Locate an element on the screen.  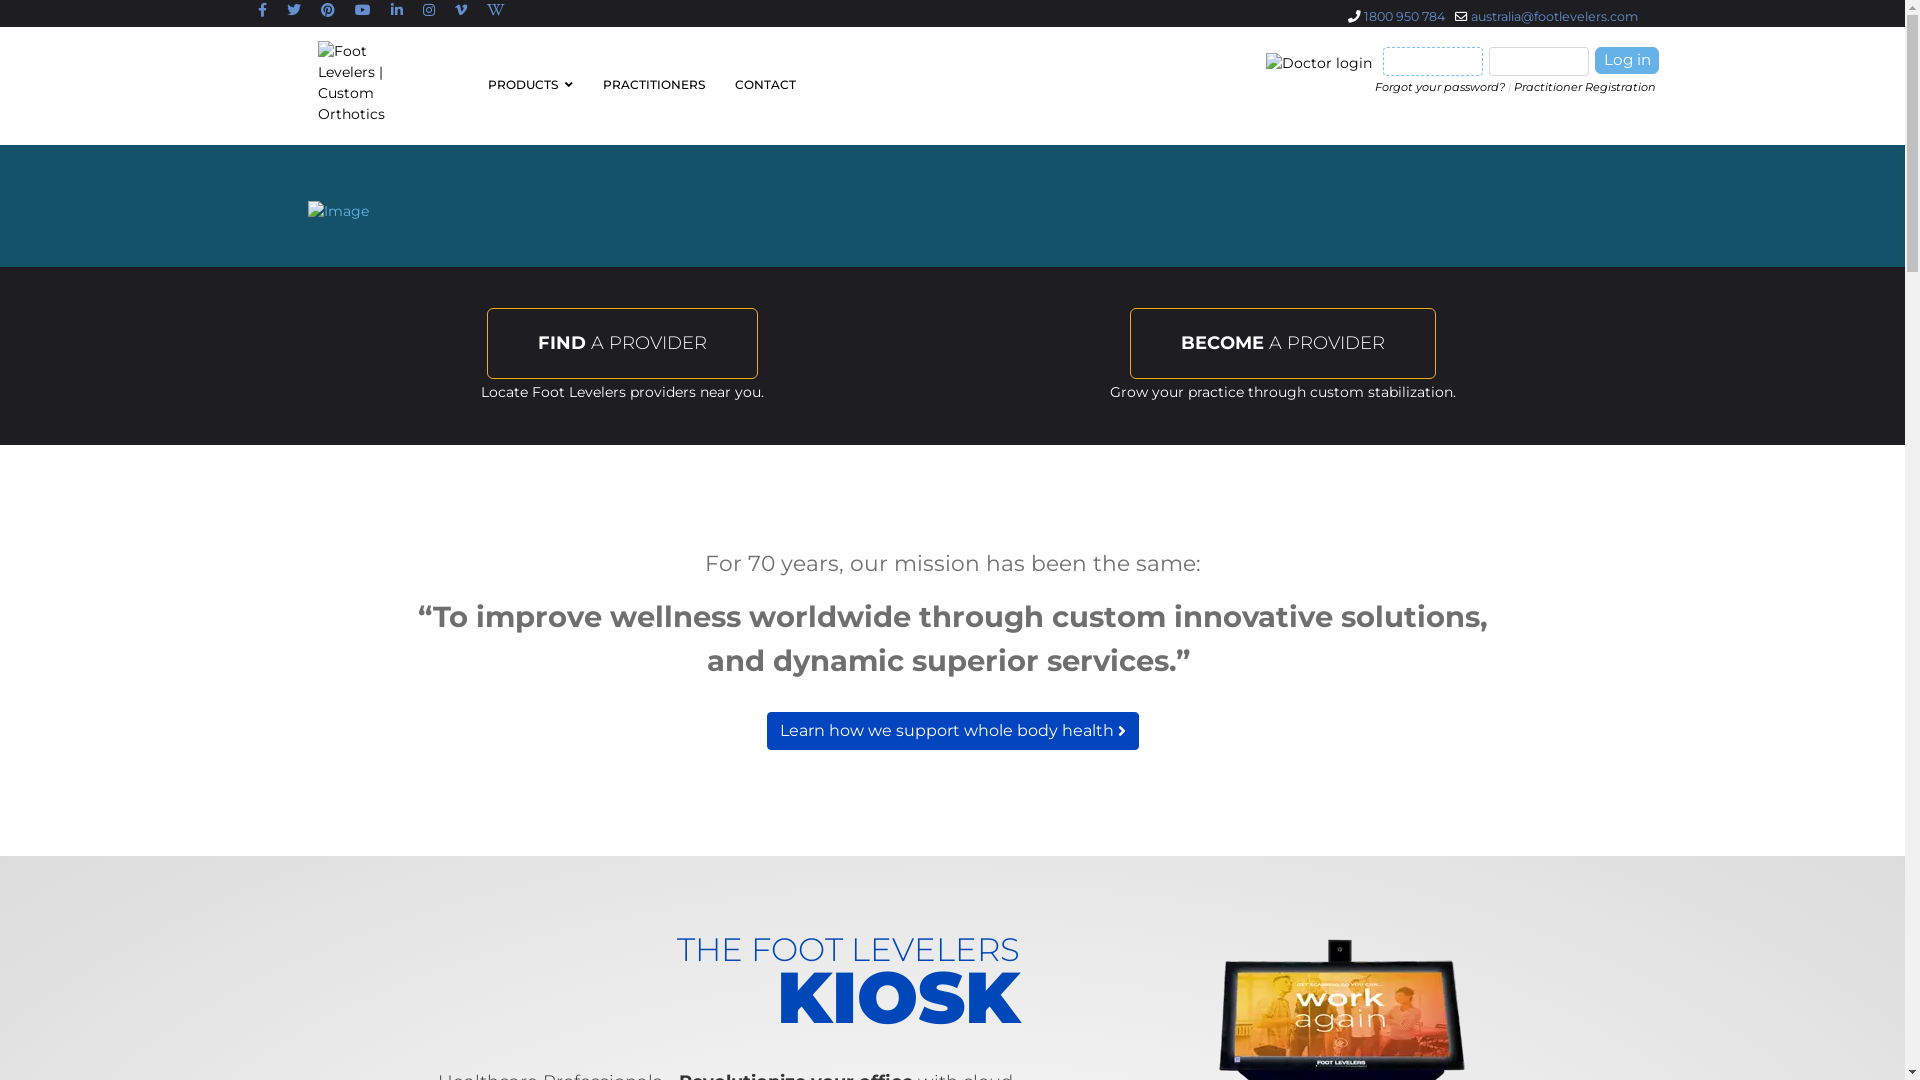
'Forgot your password?' is located at coordinates (1373, 86).